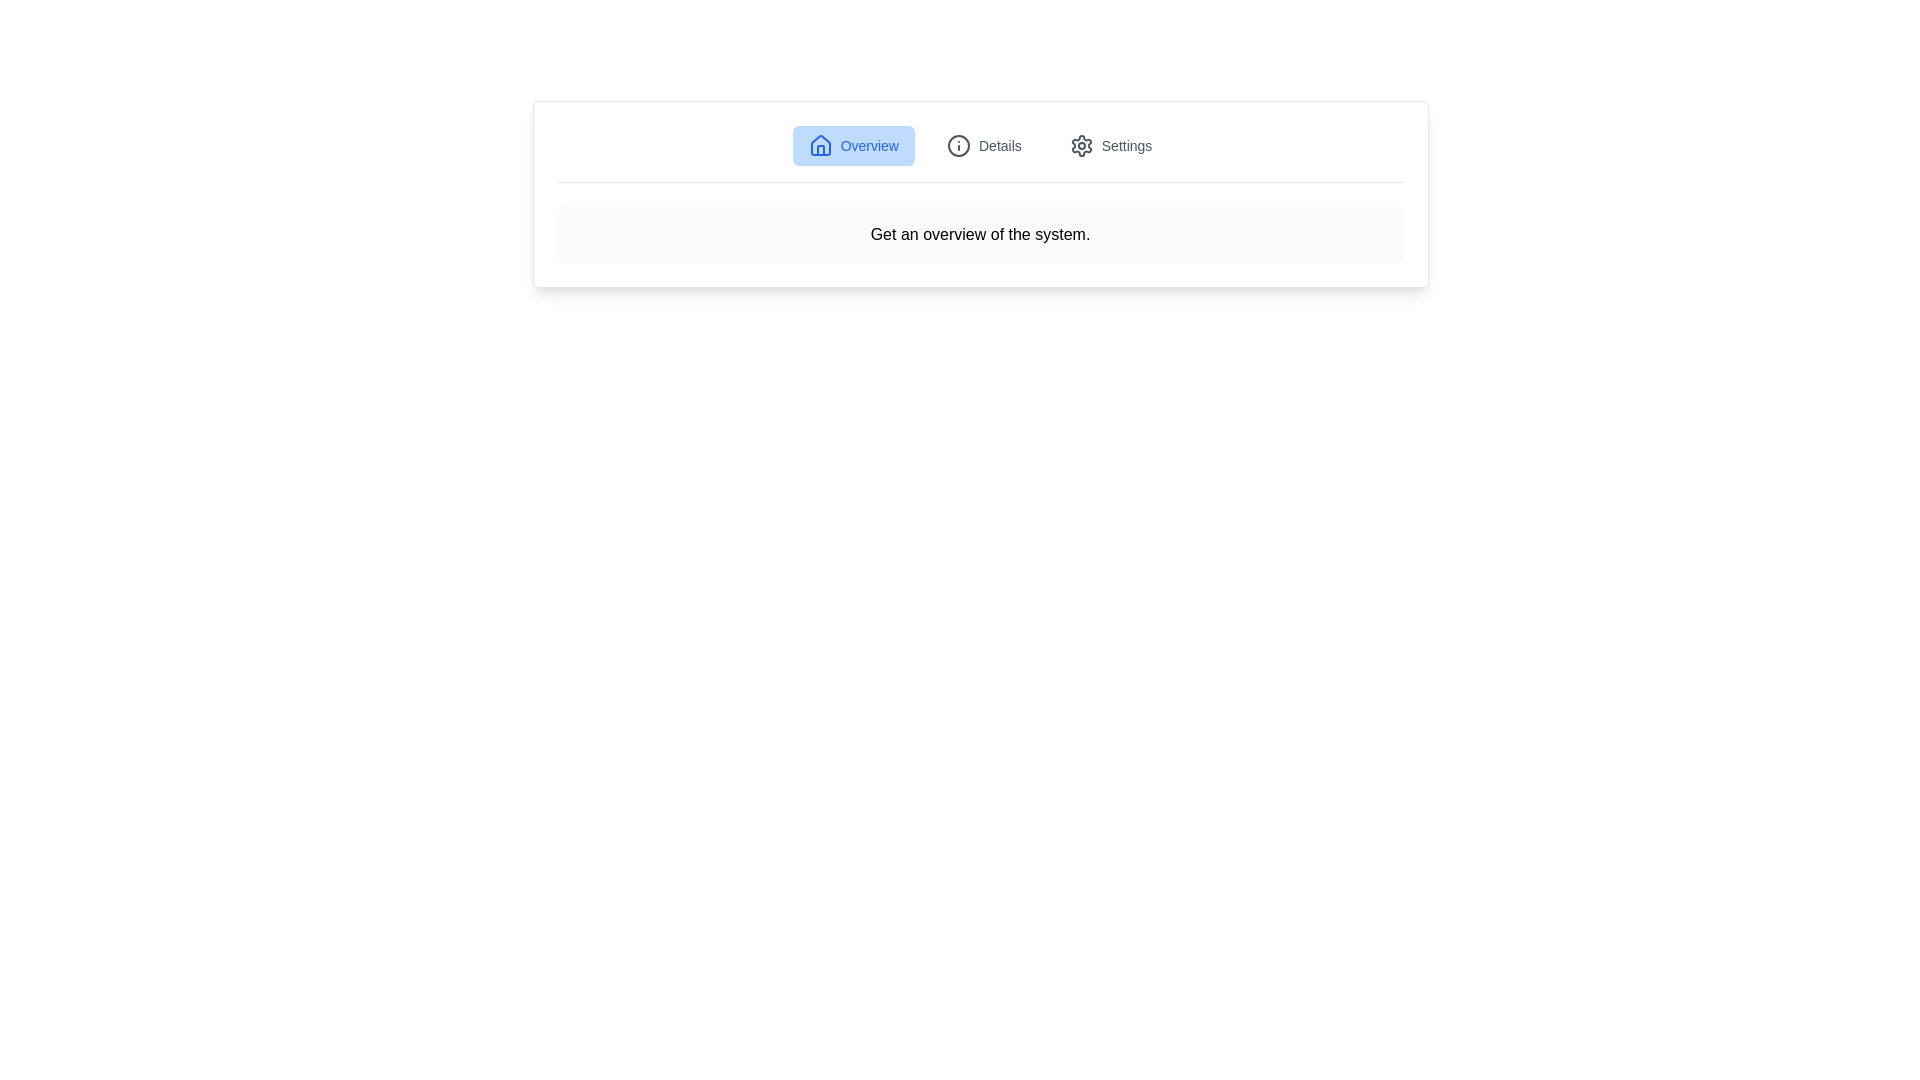 This screenshot has width=1920, height=1080. I want to click on the 'Home' icon located on the left side of the navigation menu, so click(820, 144).